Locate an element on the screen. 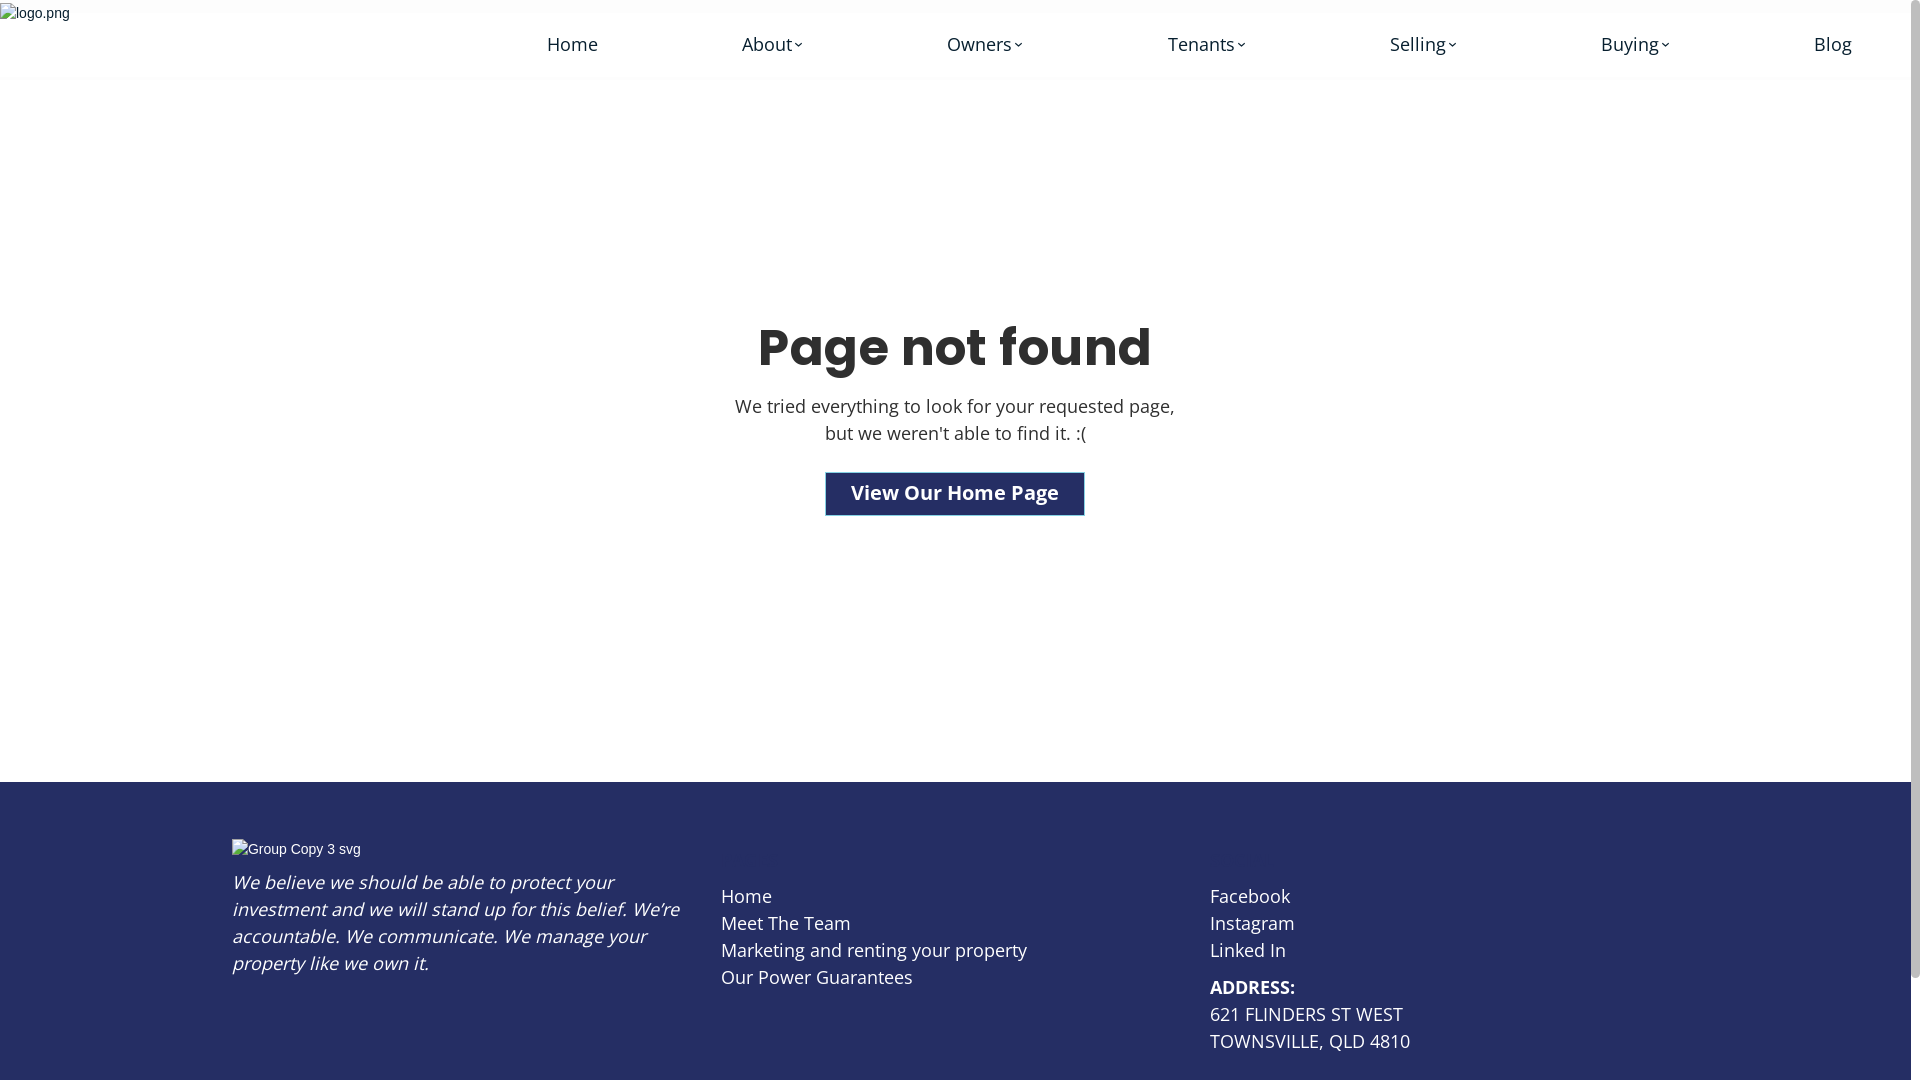  'Marketing and renting your property' is located at coordinates (873, 949).